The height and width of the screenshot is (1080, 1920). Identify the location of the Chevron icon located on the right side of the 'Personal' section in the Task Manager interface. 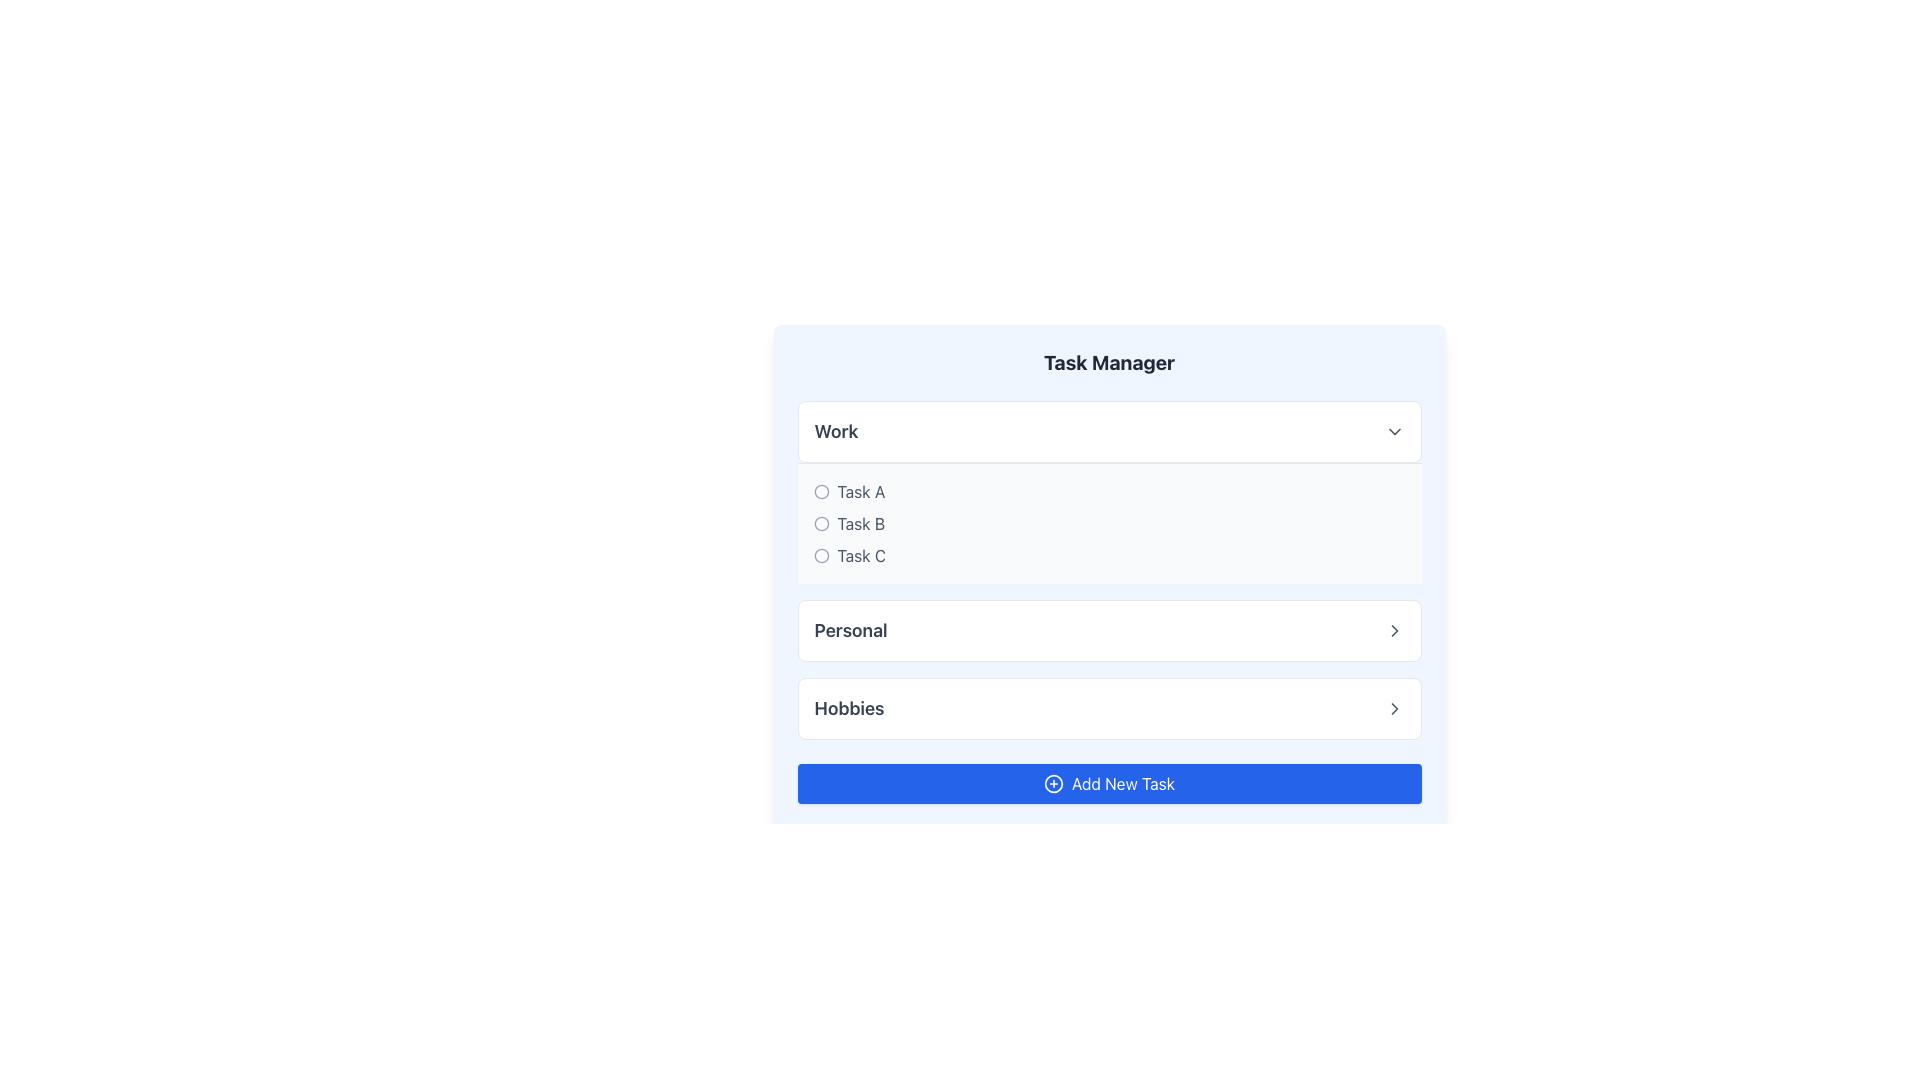
(1393, 631).